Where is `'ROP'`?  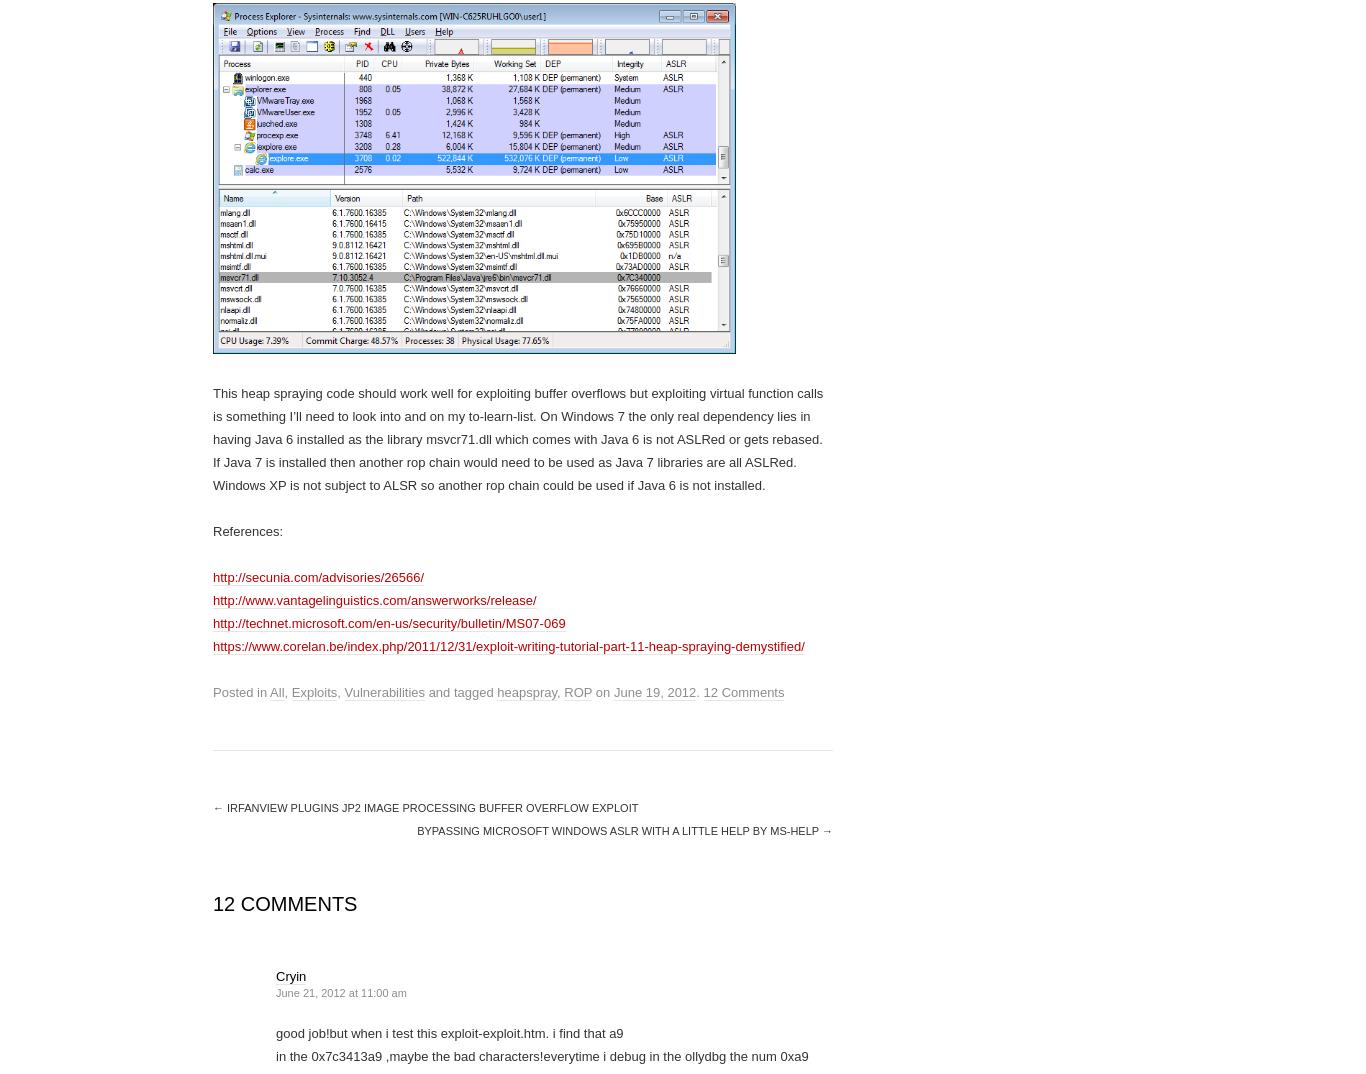
'ROP' is located at coordinates (576, 691).